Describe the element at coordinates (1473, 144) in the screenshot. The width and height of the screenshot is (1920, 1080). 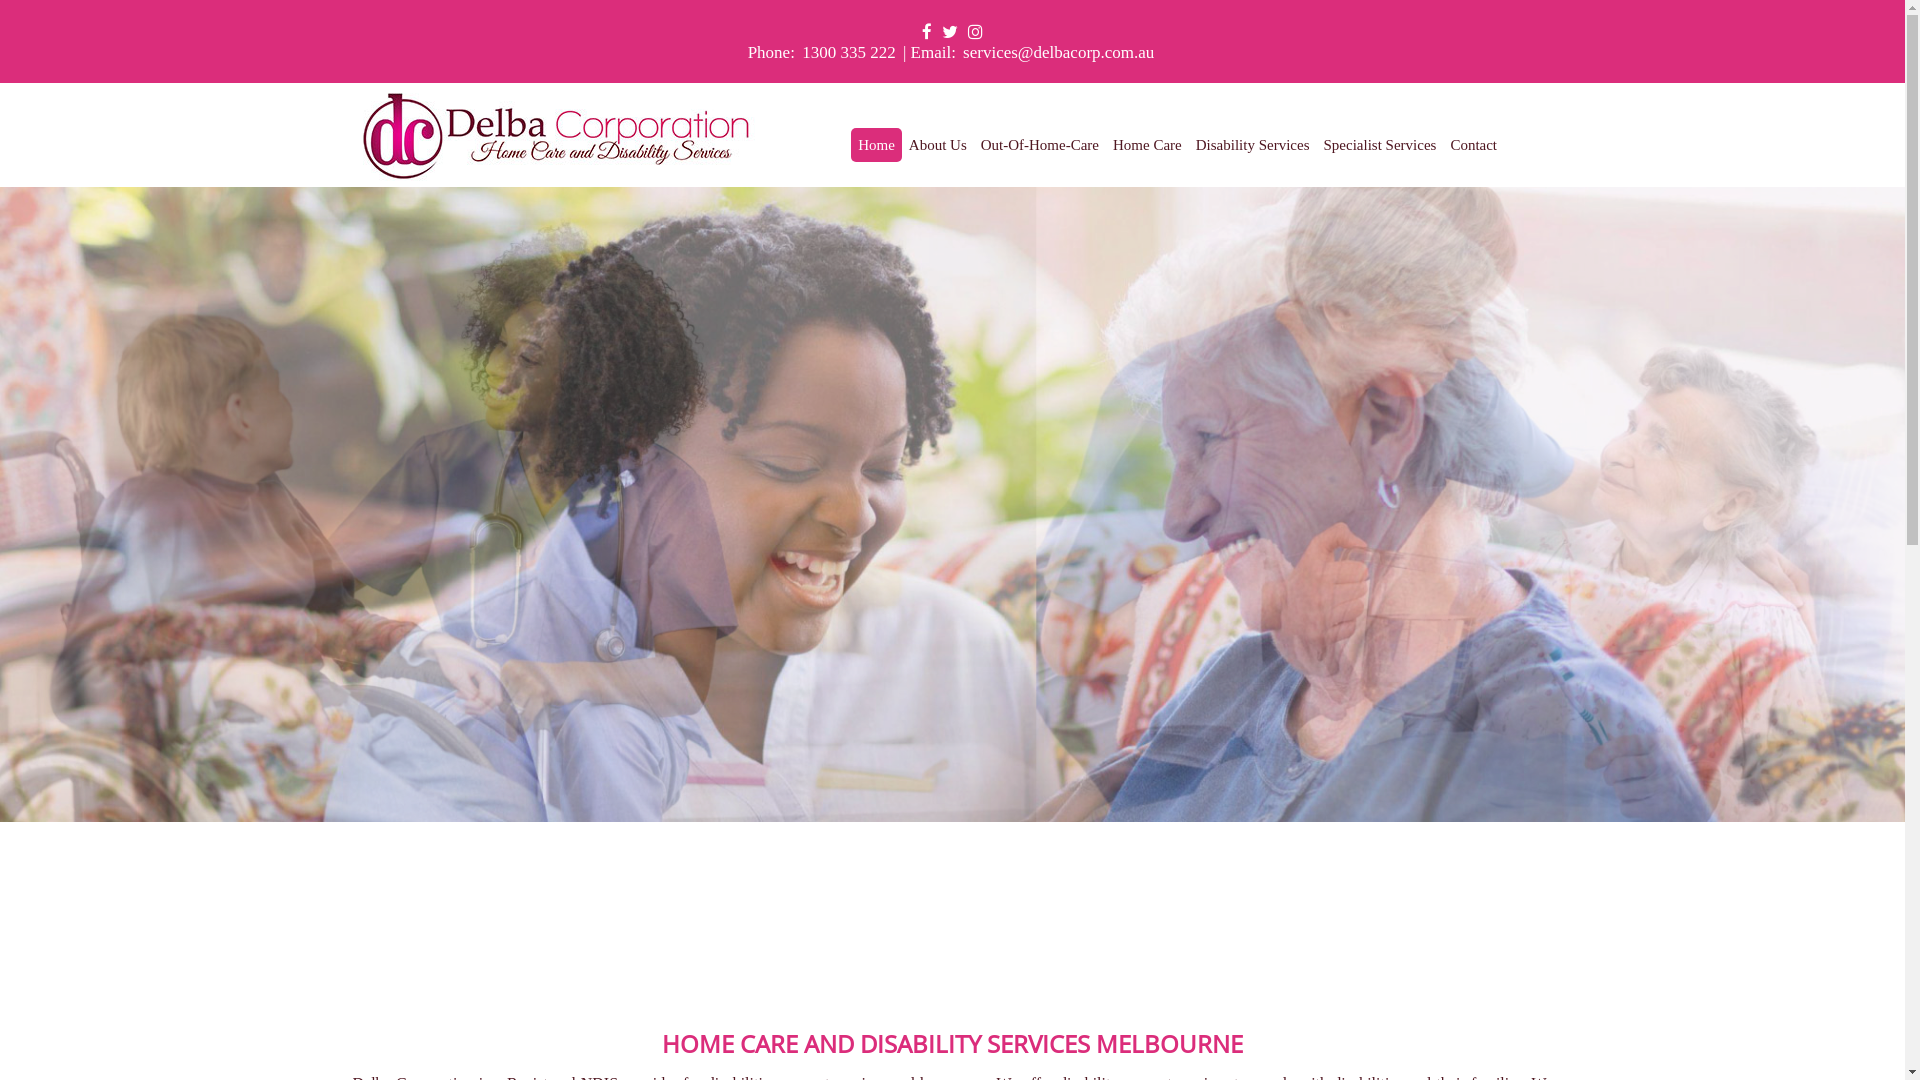
I see `'Contact'` at that location.